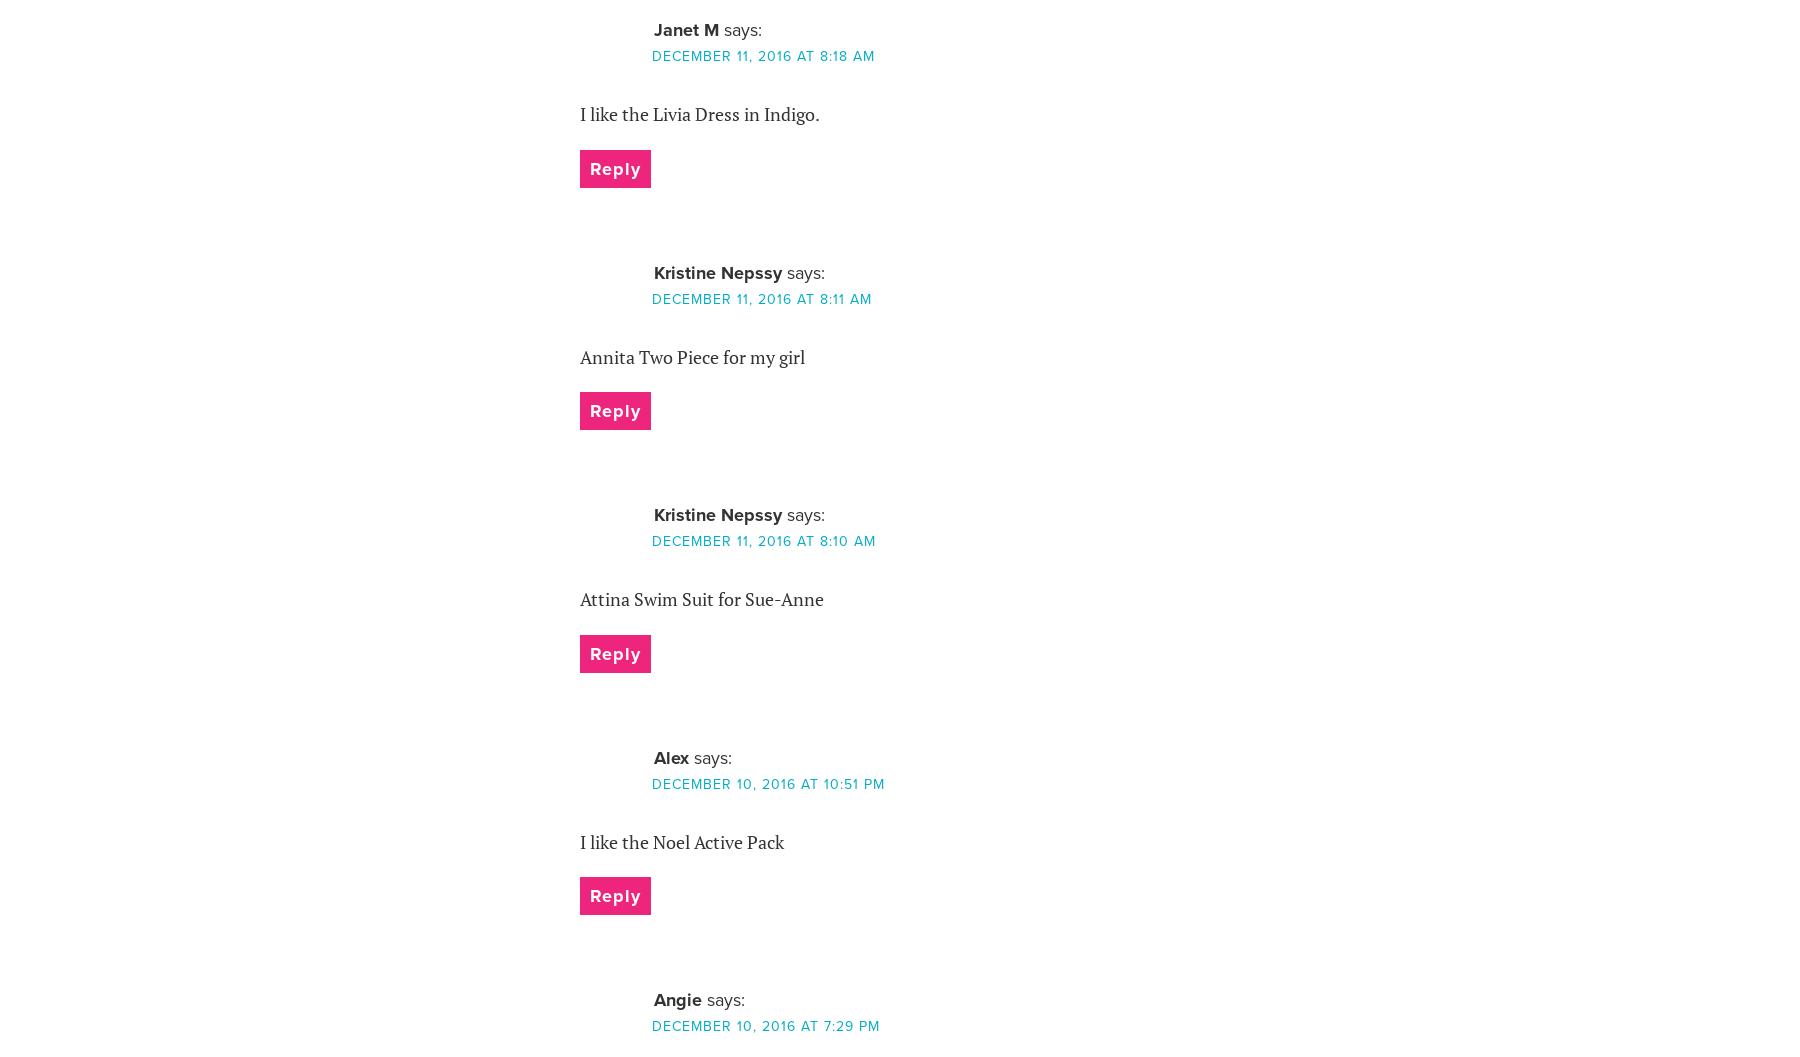 The image size is (1800, 1057). Describe the element at coordinates (697, 113) in the screenshot. I see `'I like the Livia Dress in Indigo.'` at that location.